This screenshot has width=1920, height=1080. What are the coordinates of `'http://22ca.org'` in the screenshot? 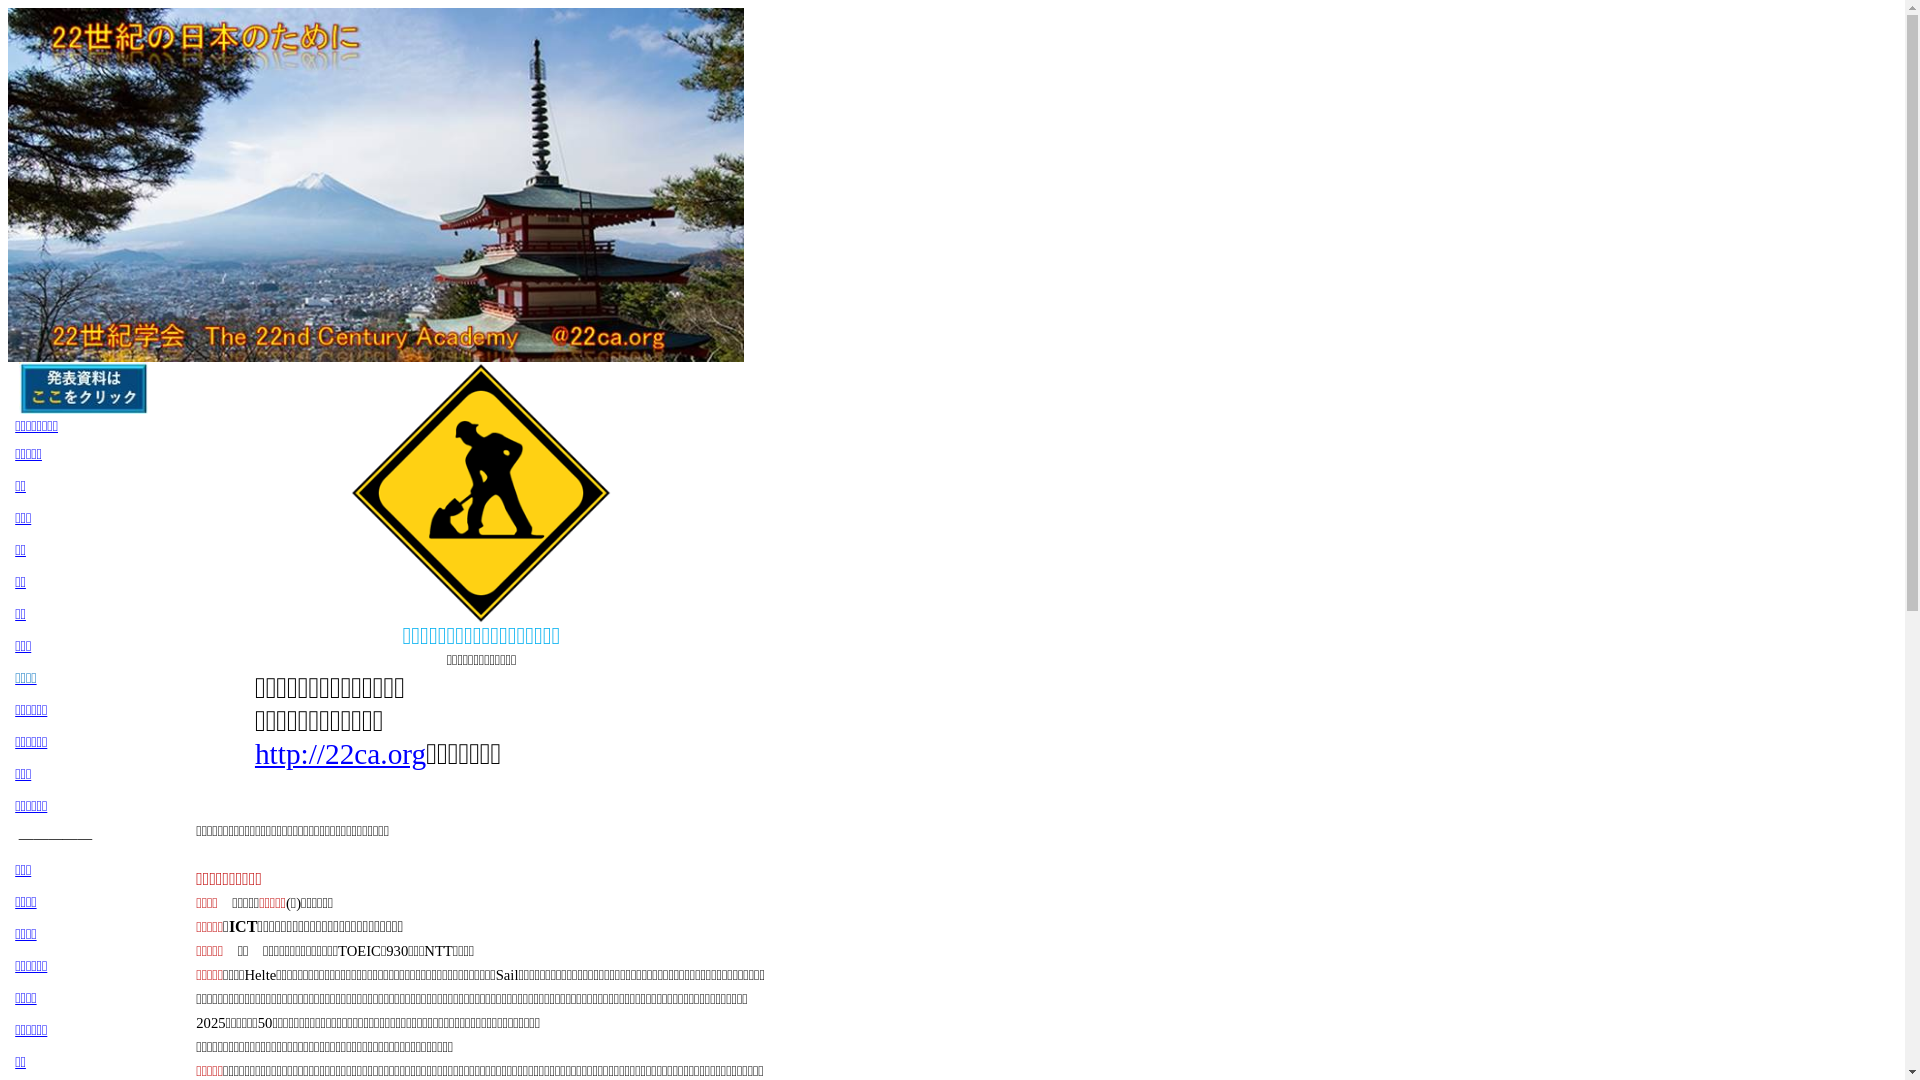 It's located at (253, 753).